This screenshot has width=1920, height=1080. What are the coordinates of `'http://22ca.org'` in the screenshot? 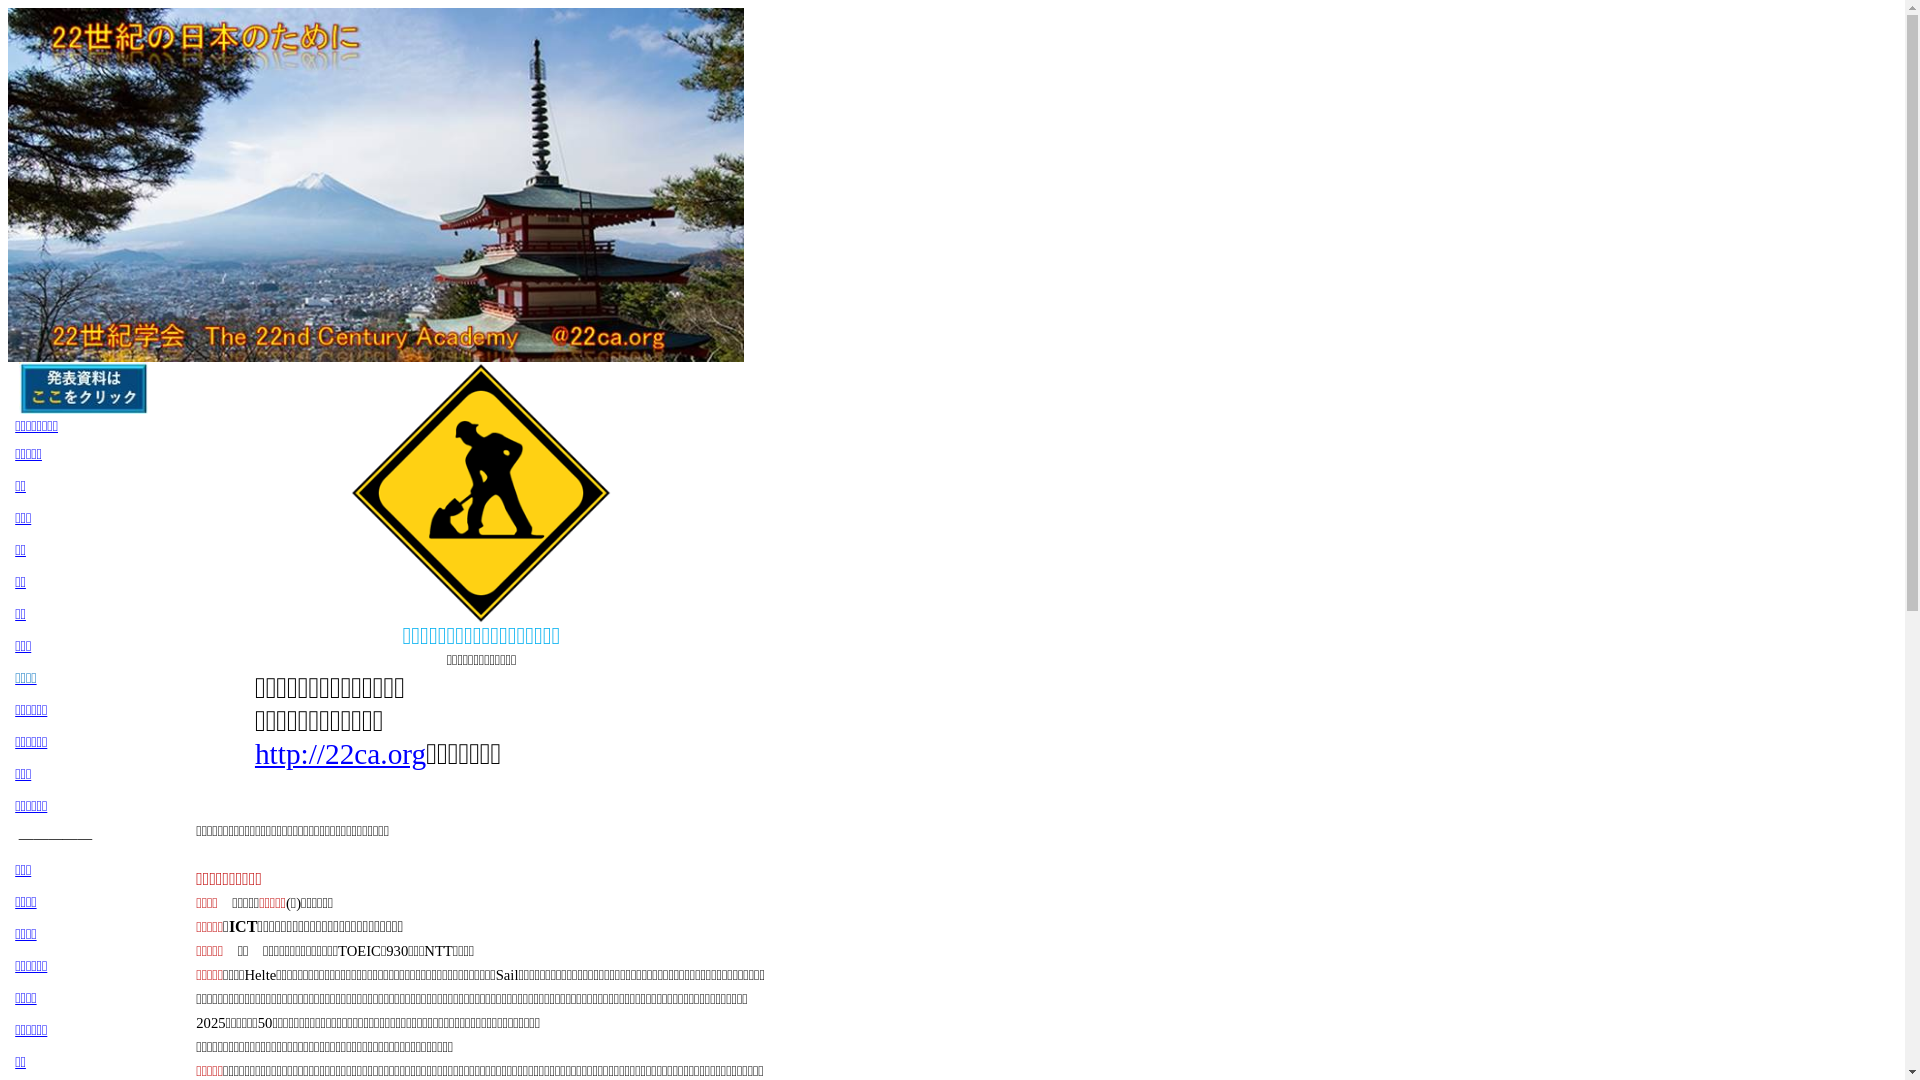 It's located at (253, 753).